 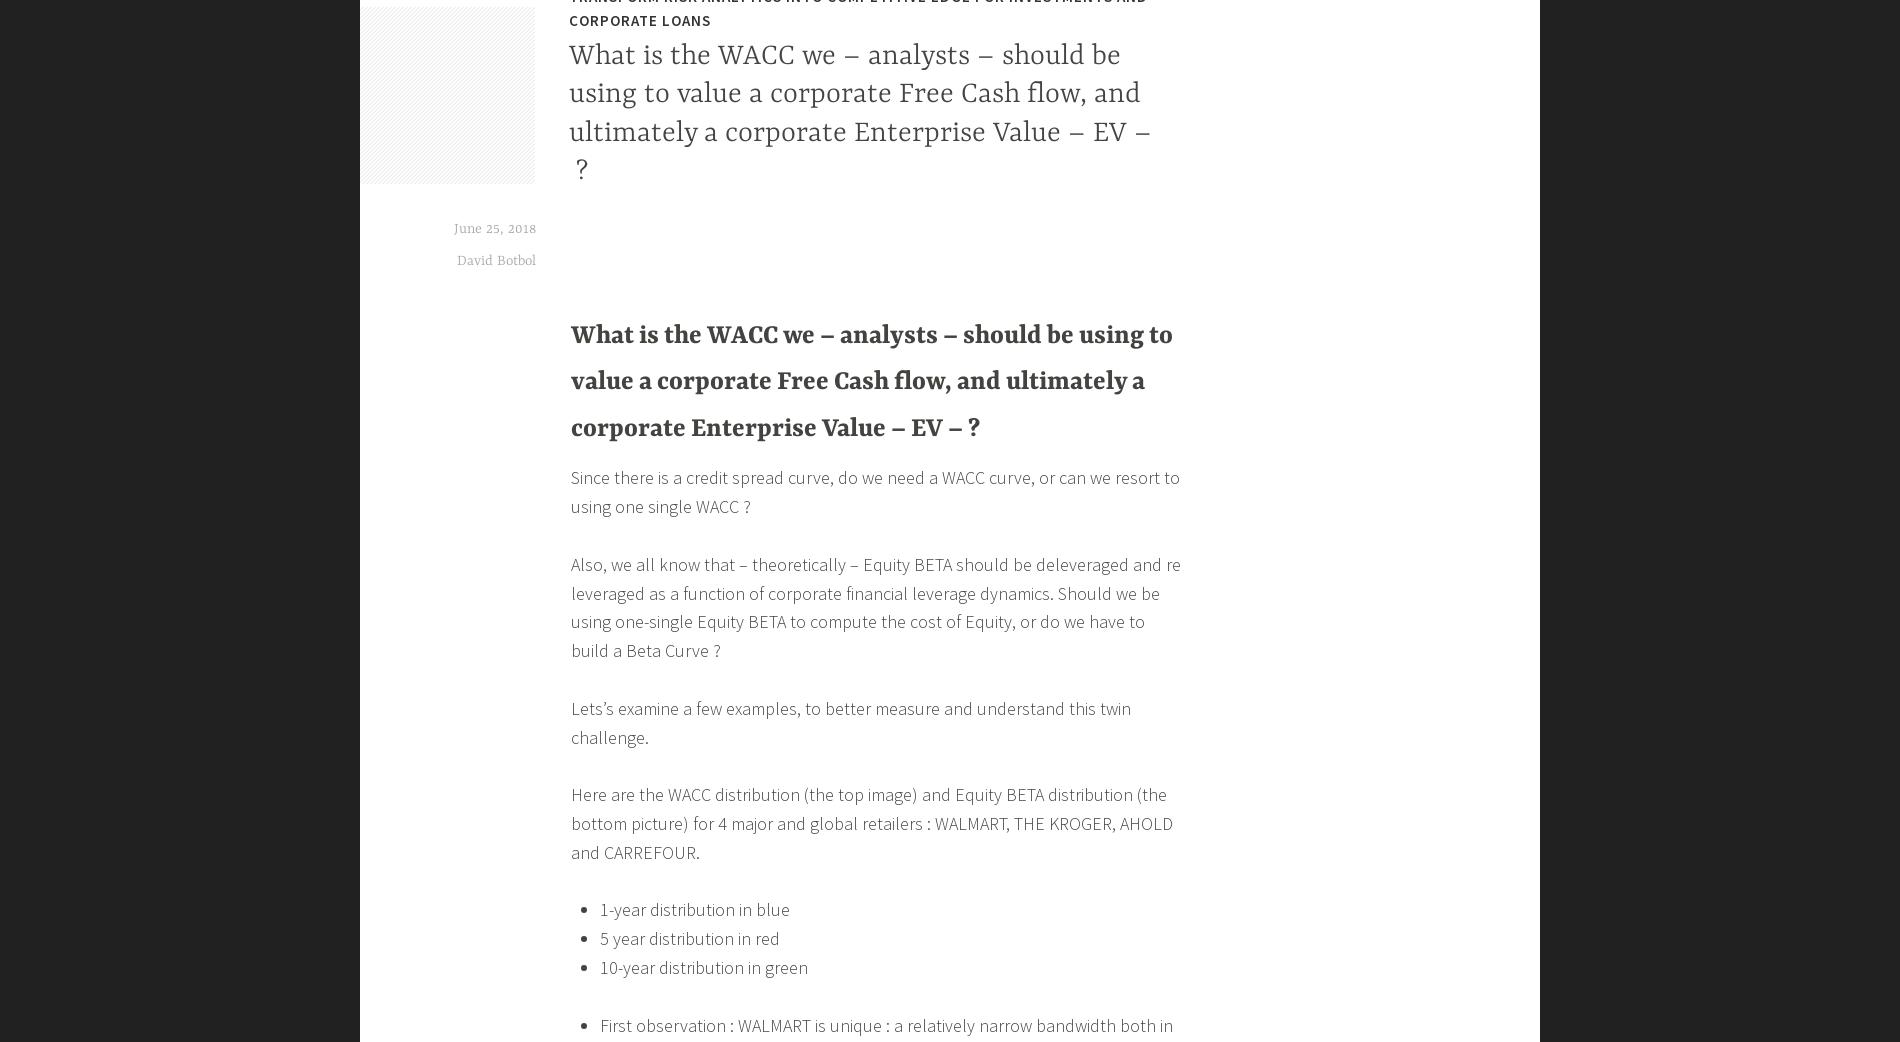 I want to click on 'financial covenants', so click(x=679, y=741).